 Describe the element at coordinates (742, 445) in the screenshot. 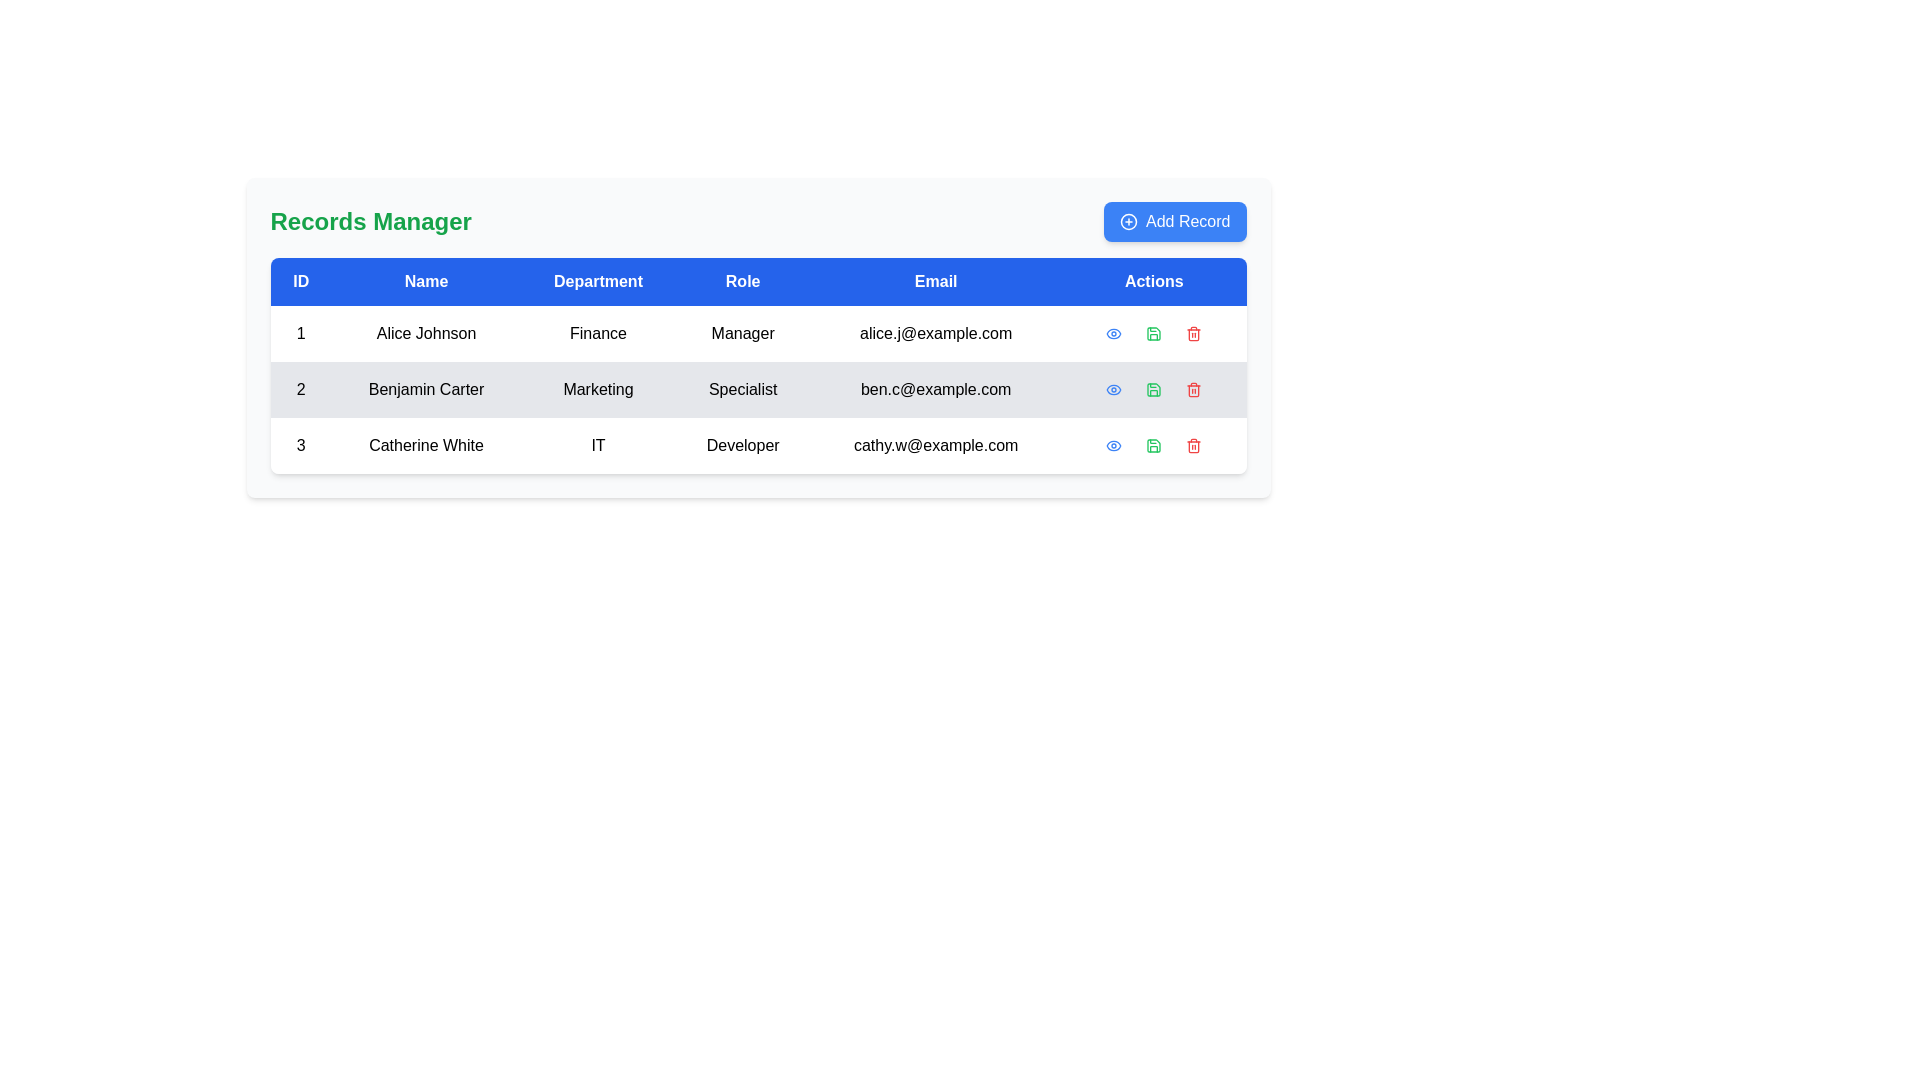

I see `the 'Developer' text element located in the third row of the table under the 'Role' column, which is styled with black text on a white background` at that location.